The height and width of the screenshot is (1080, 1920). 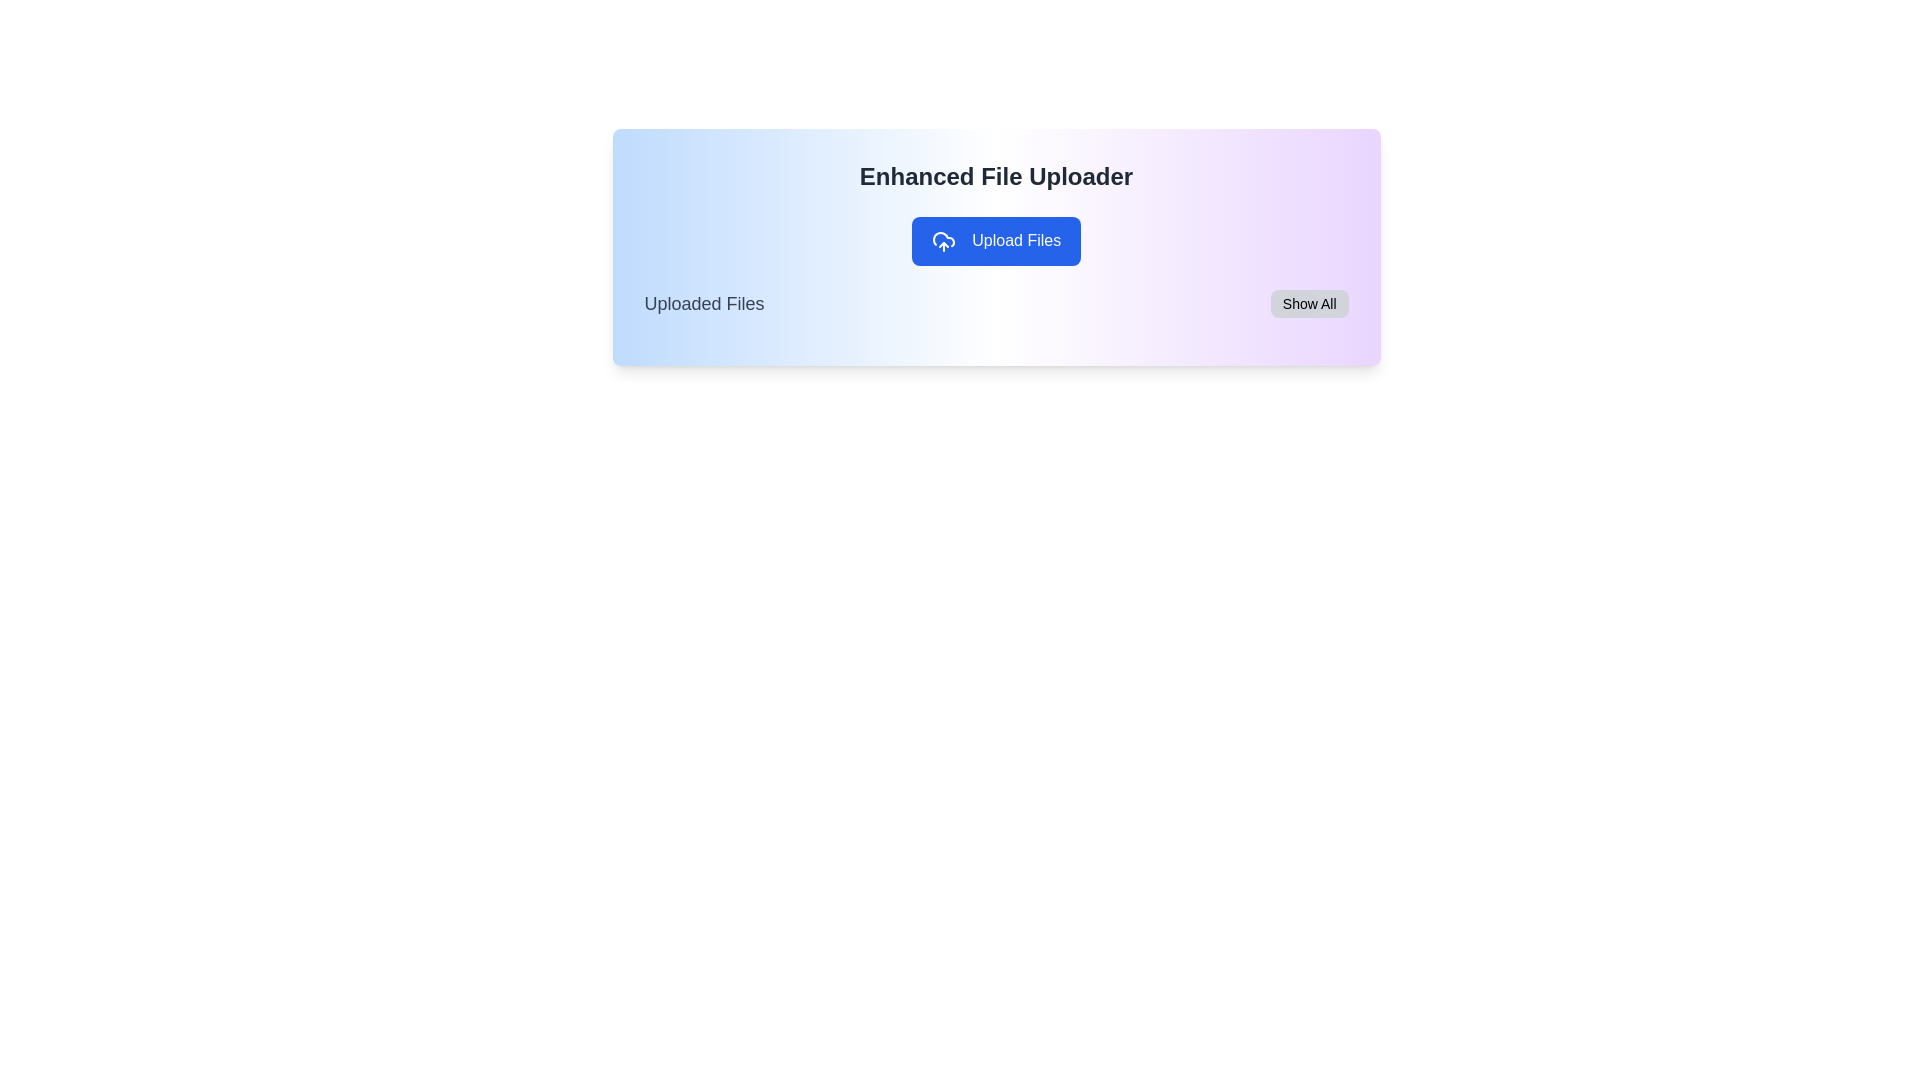 What do you see at coordinates (942, 238) in the screenshot?
I see `the cloud icon which is part of the 'Upload Files' button, serving as a visual aid for file uploading` at bounding box center [942, 238].